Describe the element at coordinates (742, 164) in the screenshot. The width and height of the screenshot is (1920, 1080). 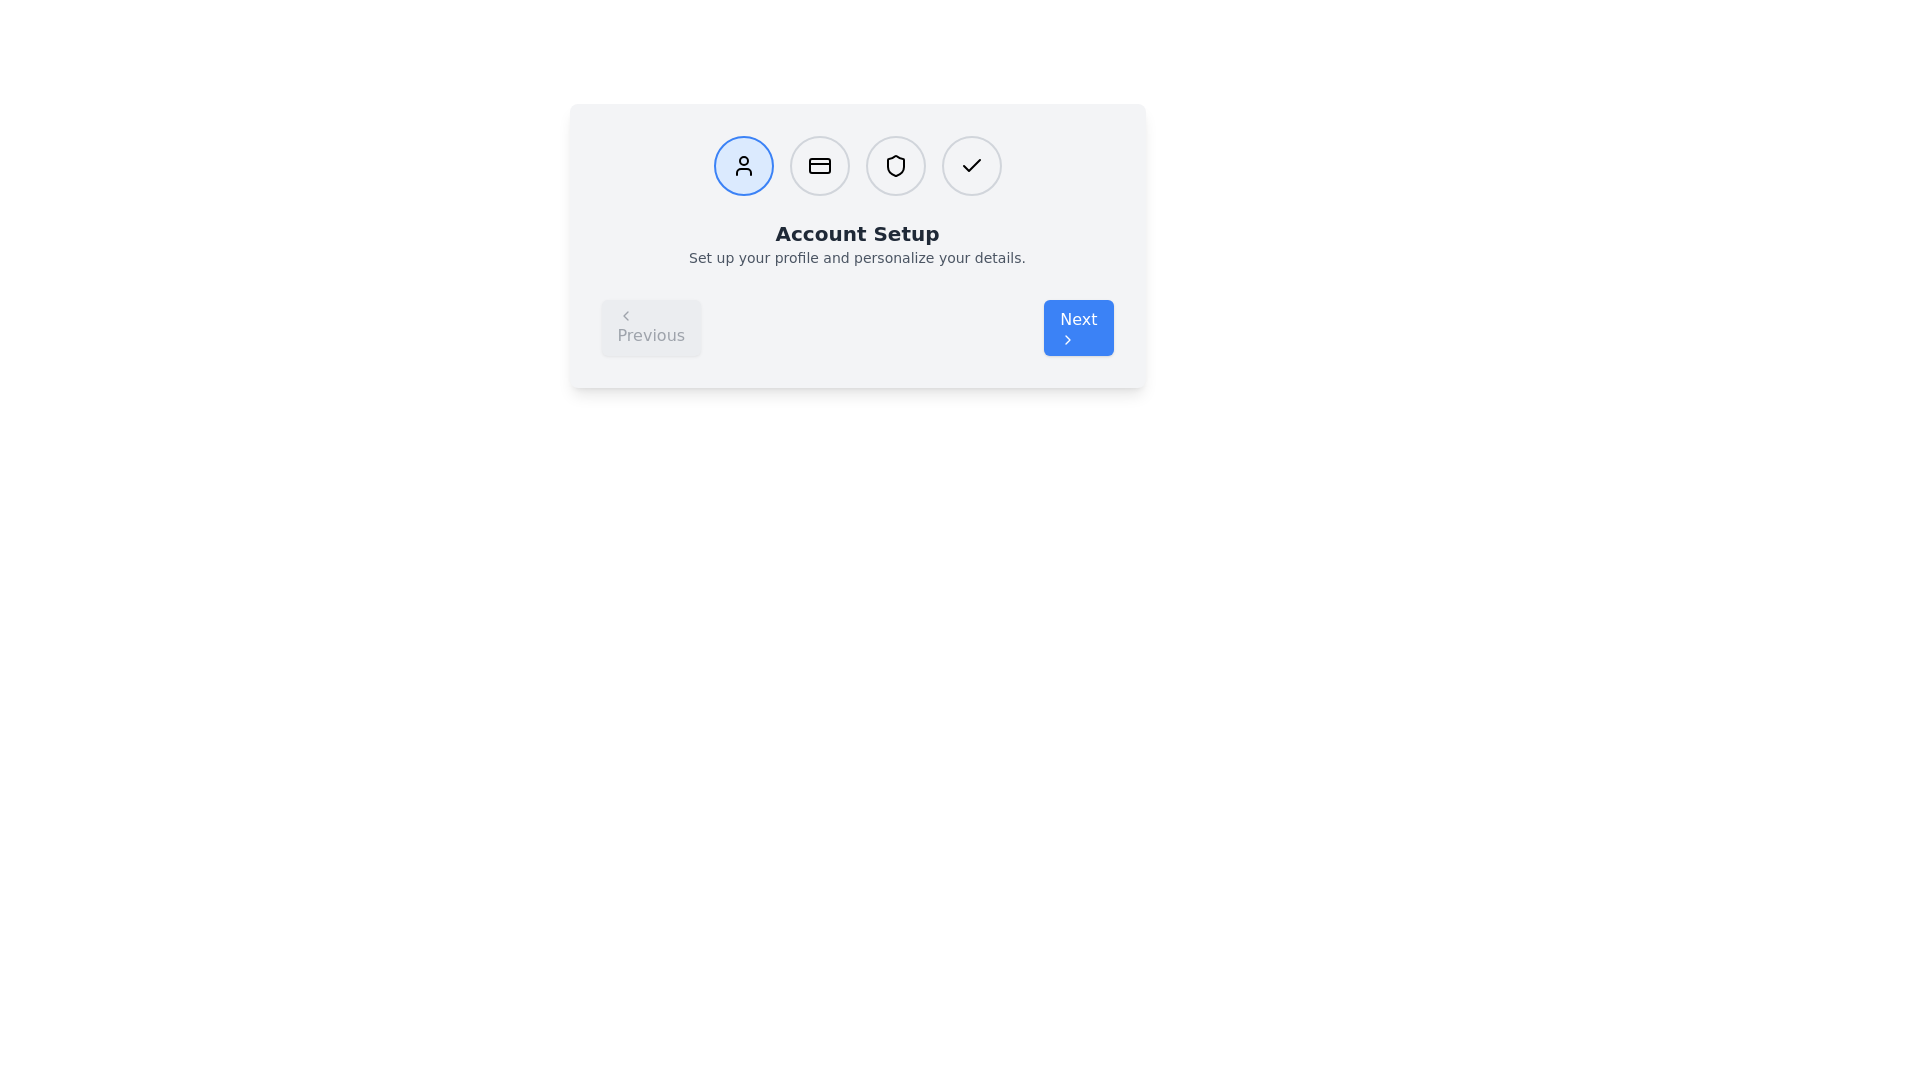
I see `the circular button with a light blue background and a user profile icon, located in the upper portion of the modal interface` at that location.